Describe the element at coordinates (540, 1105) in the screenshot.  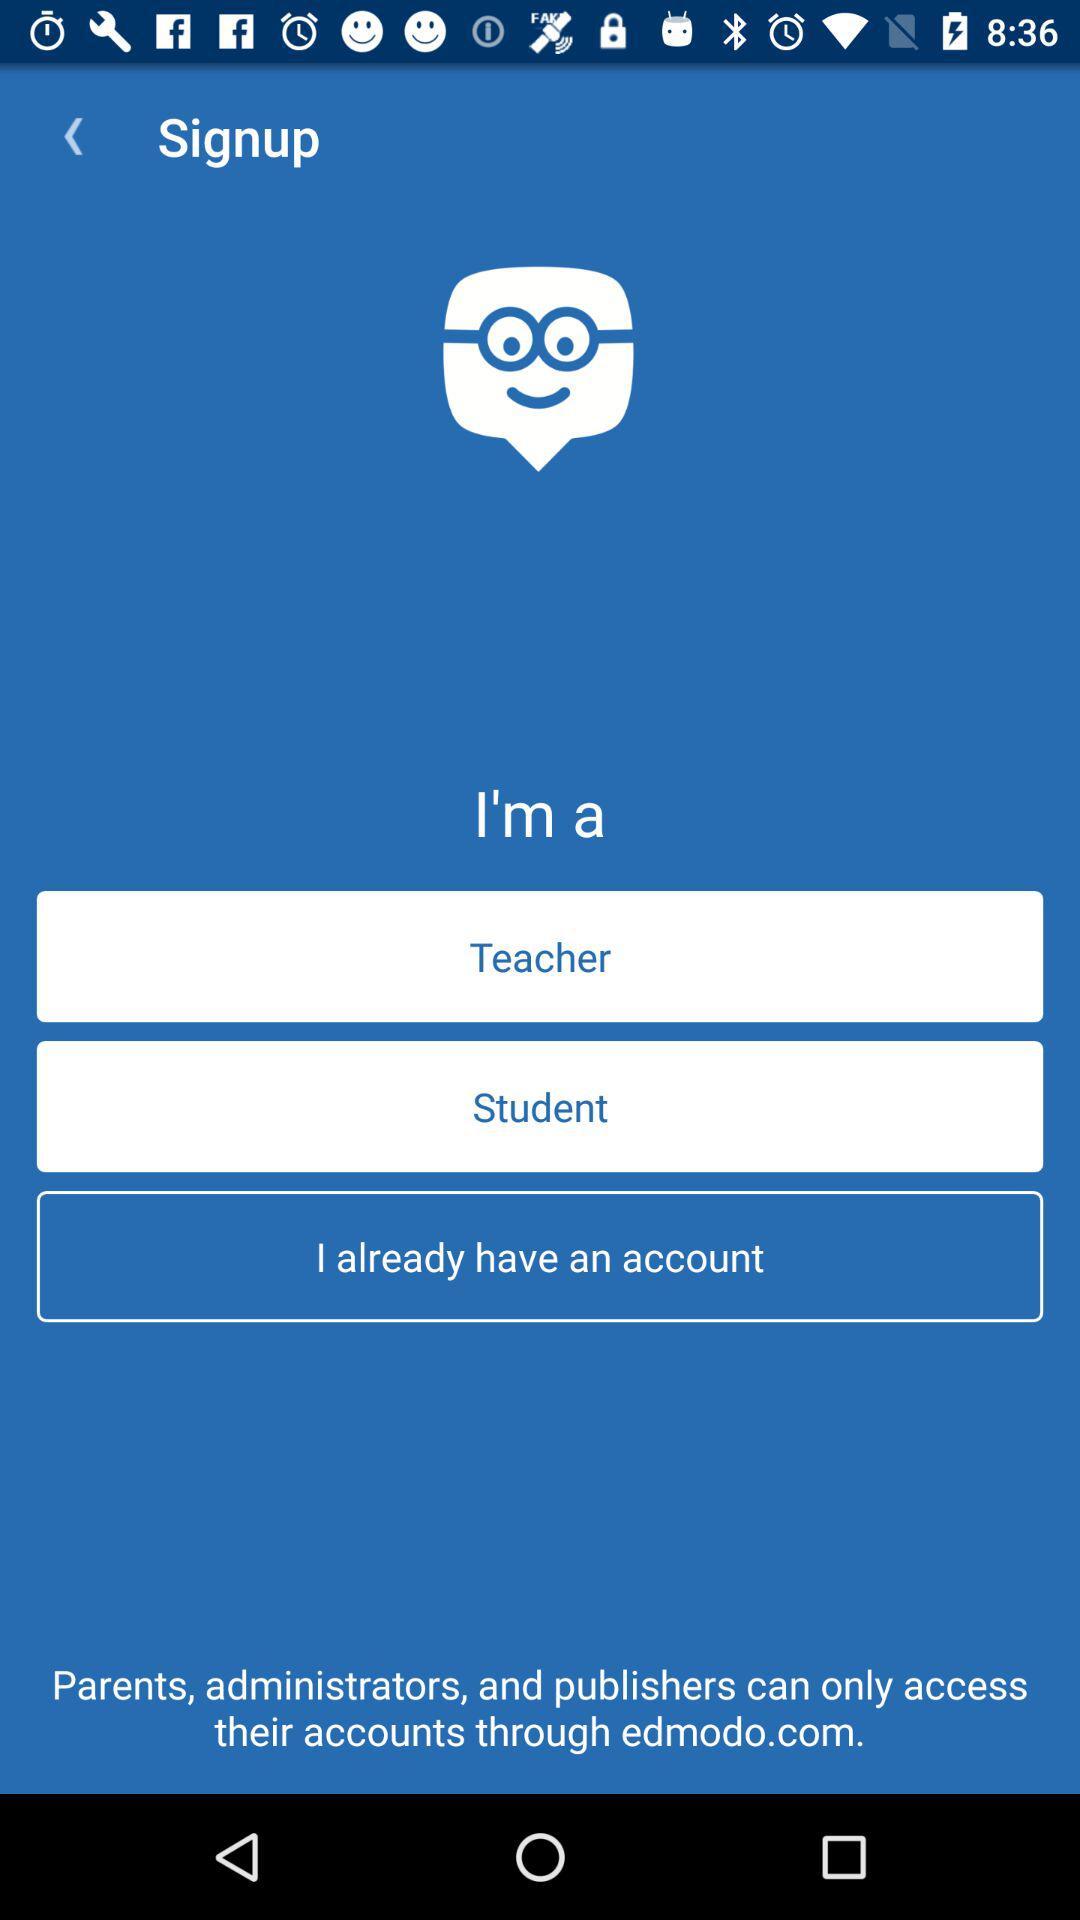
I see `item above i already have icon` at that location.